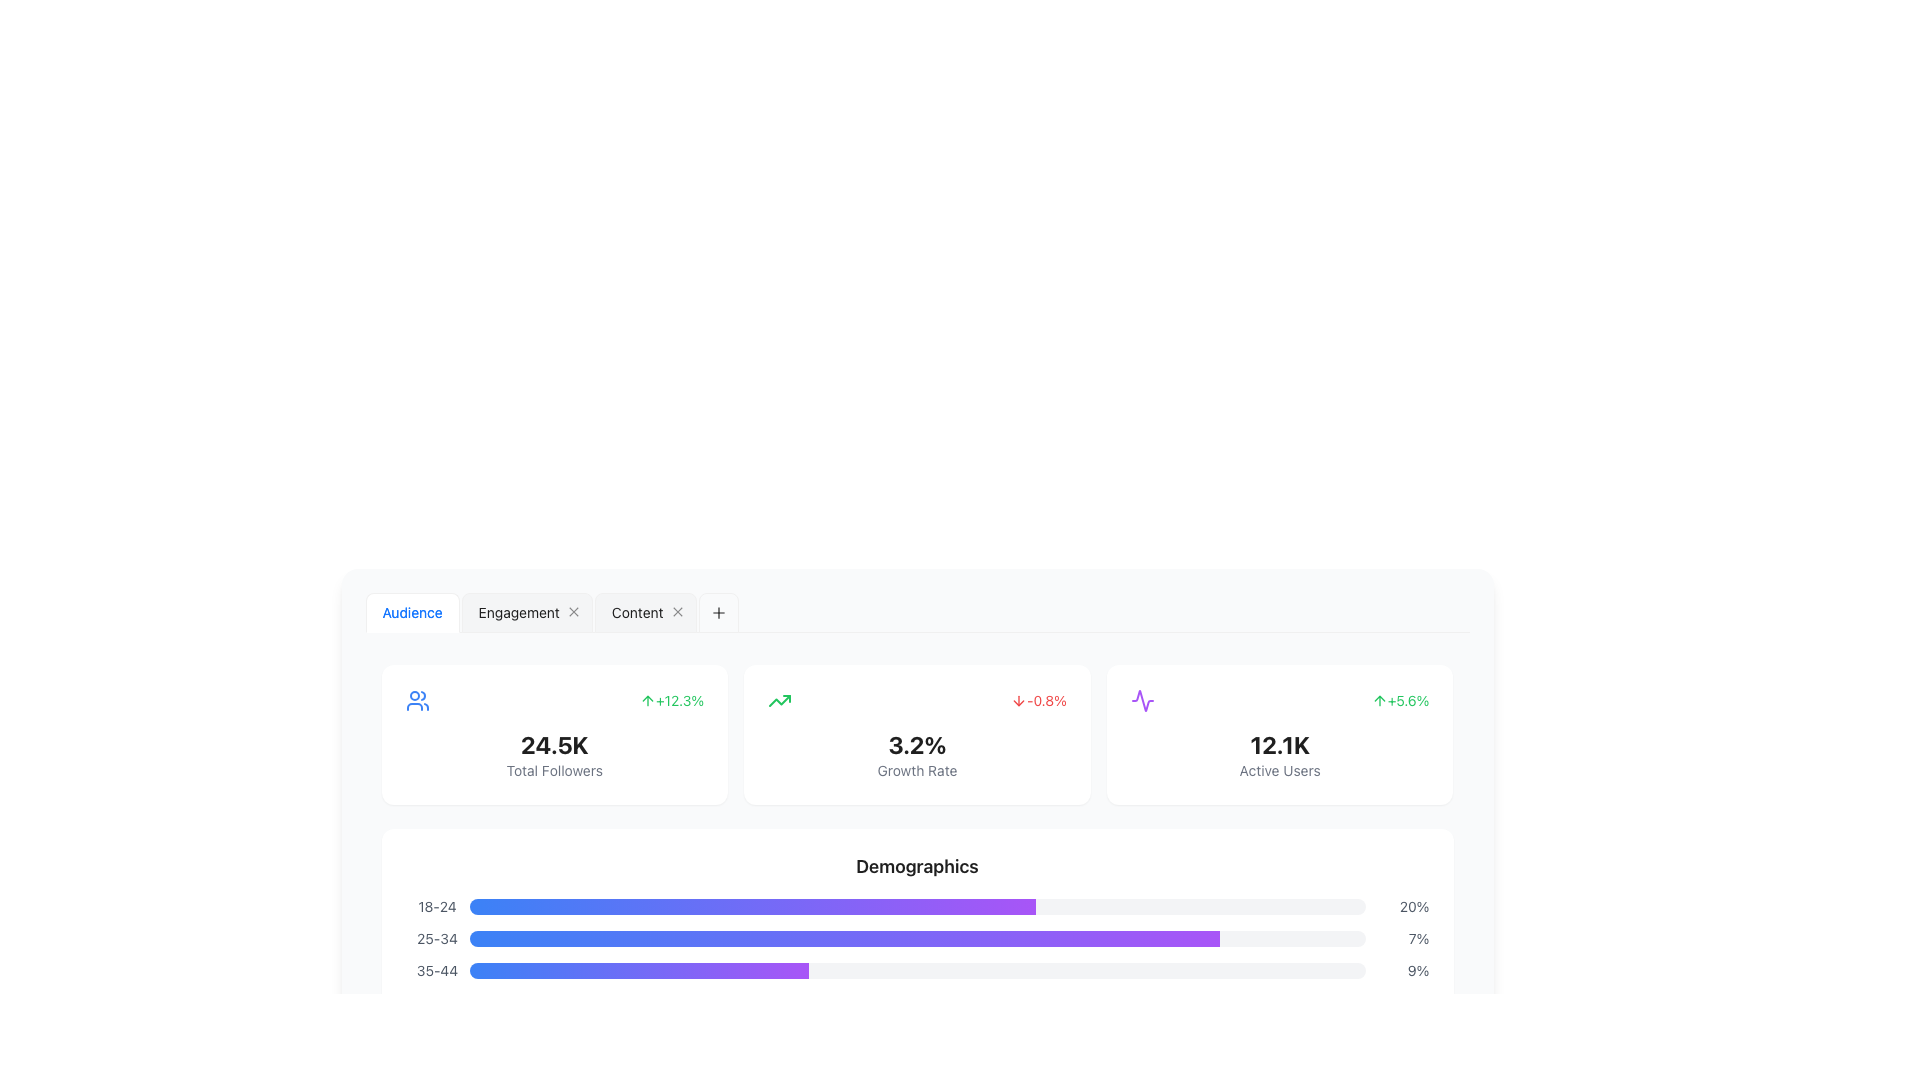 This screenshot has width=1920, height=1080. What do you see at coordinates (411, 632) in the screenshot?
I see `the active tab indicator located at the bottom edge of the 'Audience' tab in the tabbed navigation interface` at bounding box center [411, 632].